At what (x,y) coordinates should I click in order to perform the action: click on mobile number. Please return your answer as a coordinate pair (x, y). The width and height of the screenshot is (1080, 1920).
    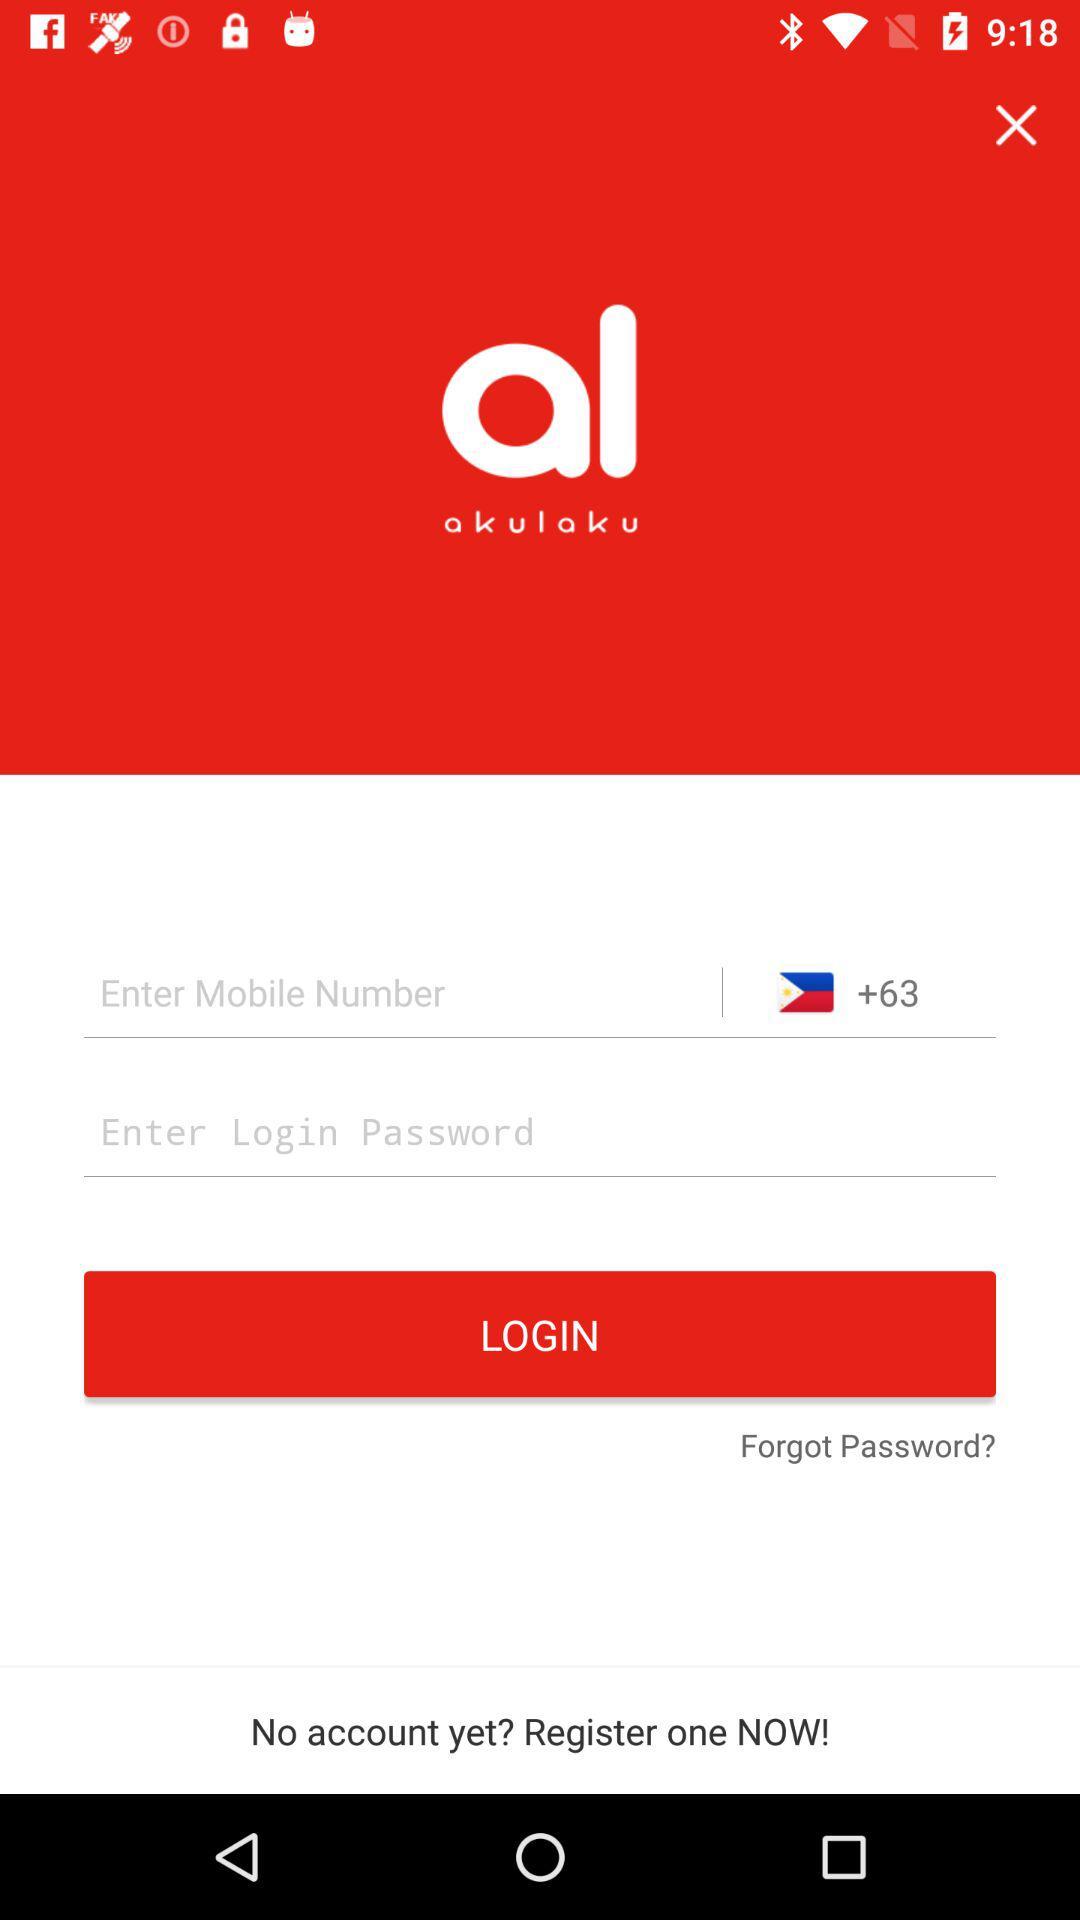
    Looking at the image, I should click on (403, 992).